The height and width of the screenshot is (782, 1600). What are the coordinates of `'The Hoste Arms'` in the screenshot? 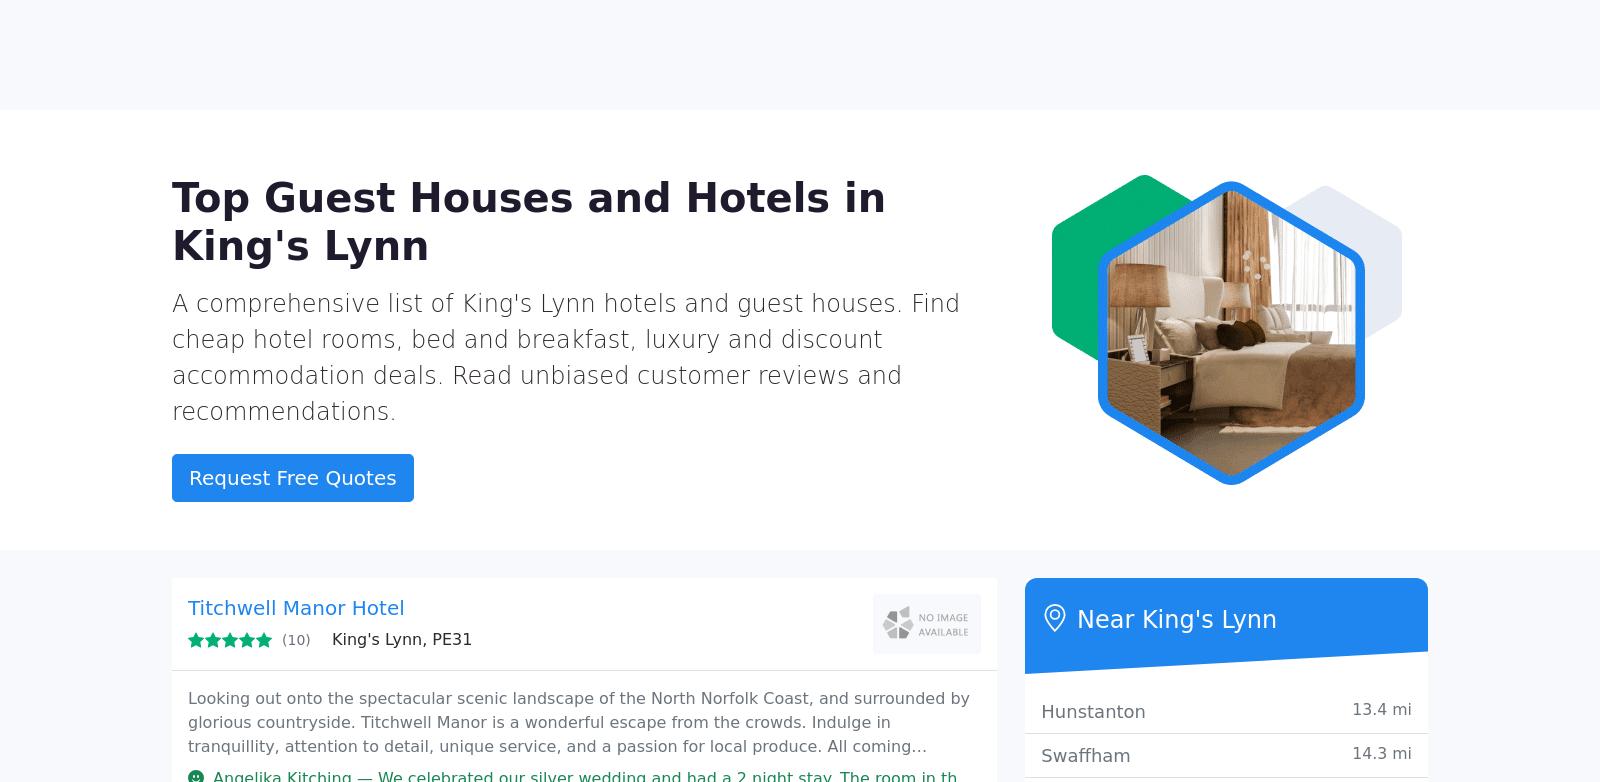 It's located at (267, 303).